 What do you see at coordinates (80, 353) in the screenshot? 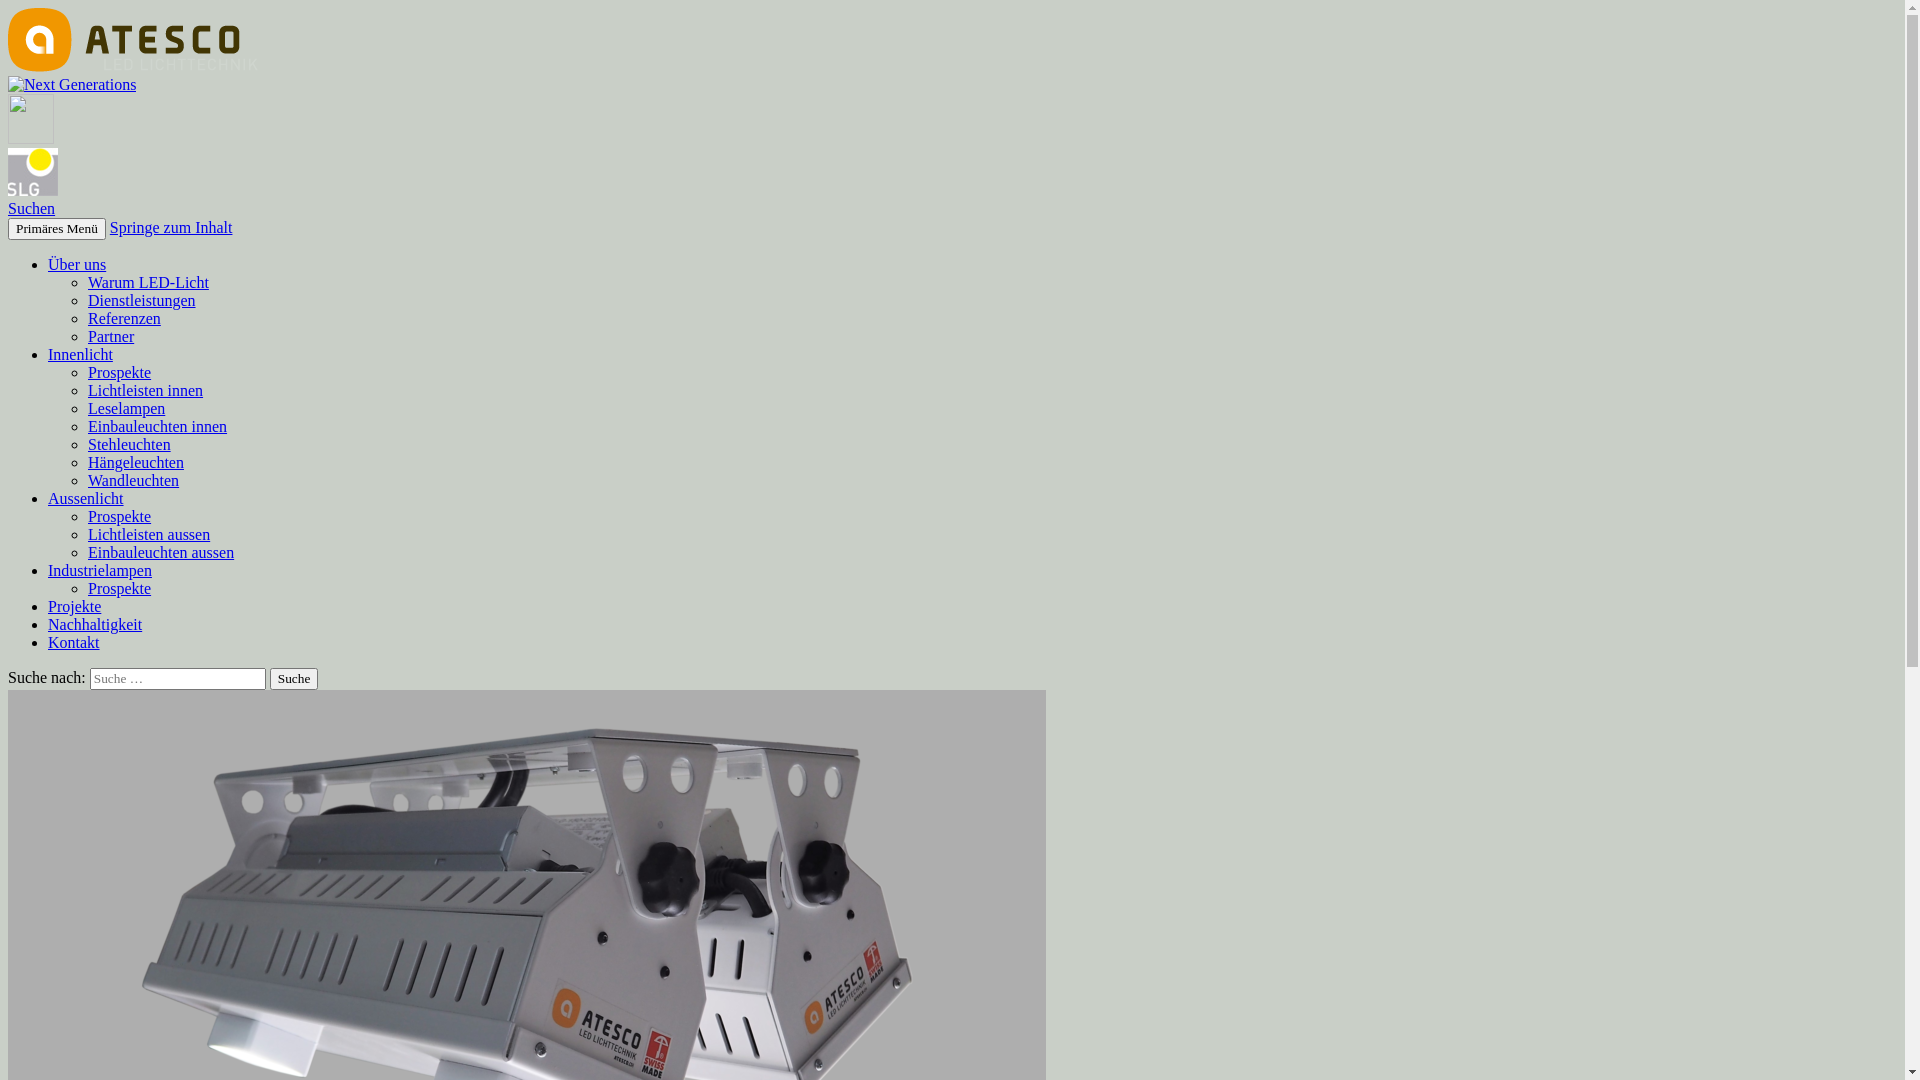
I see `'Innenlicht'` at bounding box center [80, 353].